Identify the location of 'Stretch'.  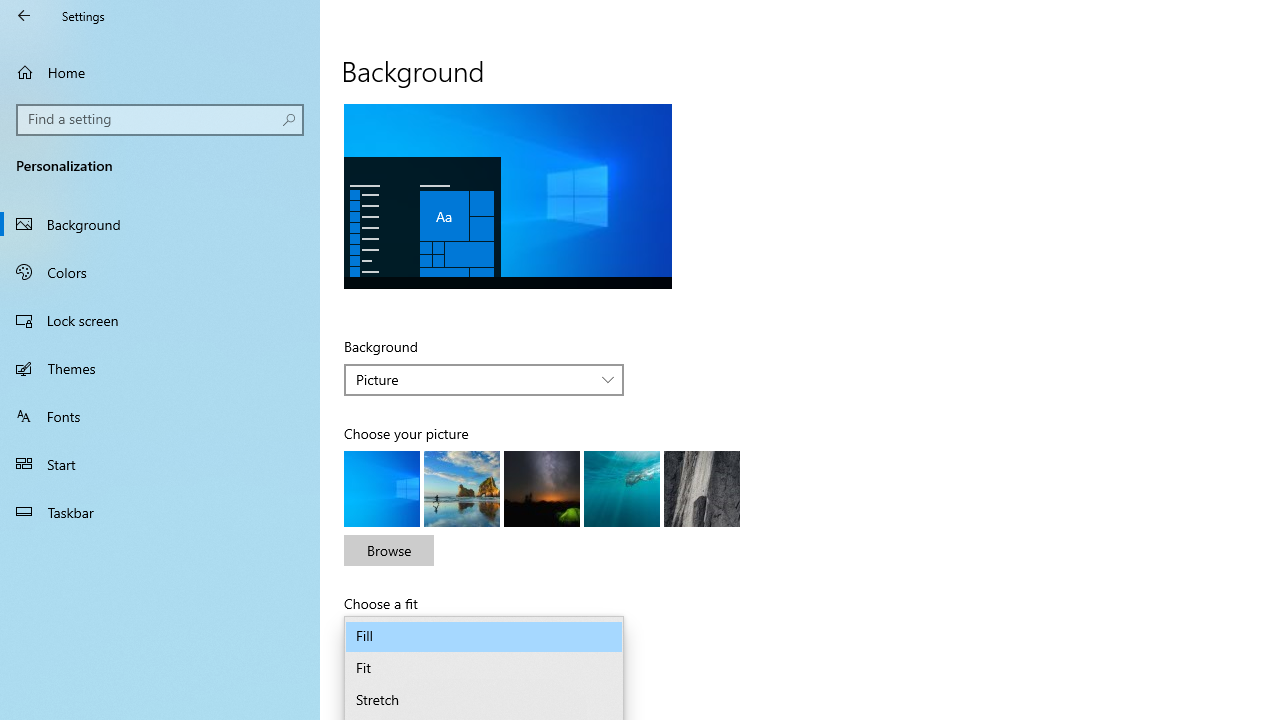
(484, 699).